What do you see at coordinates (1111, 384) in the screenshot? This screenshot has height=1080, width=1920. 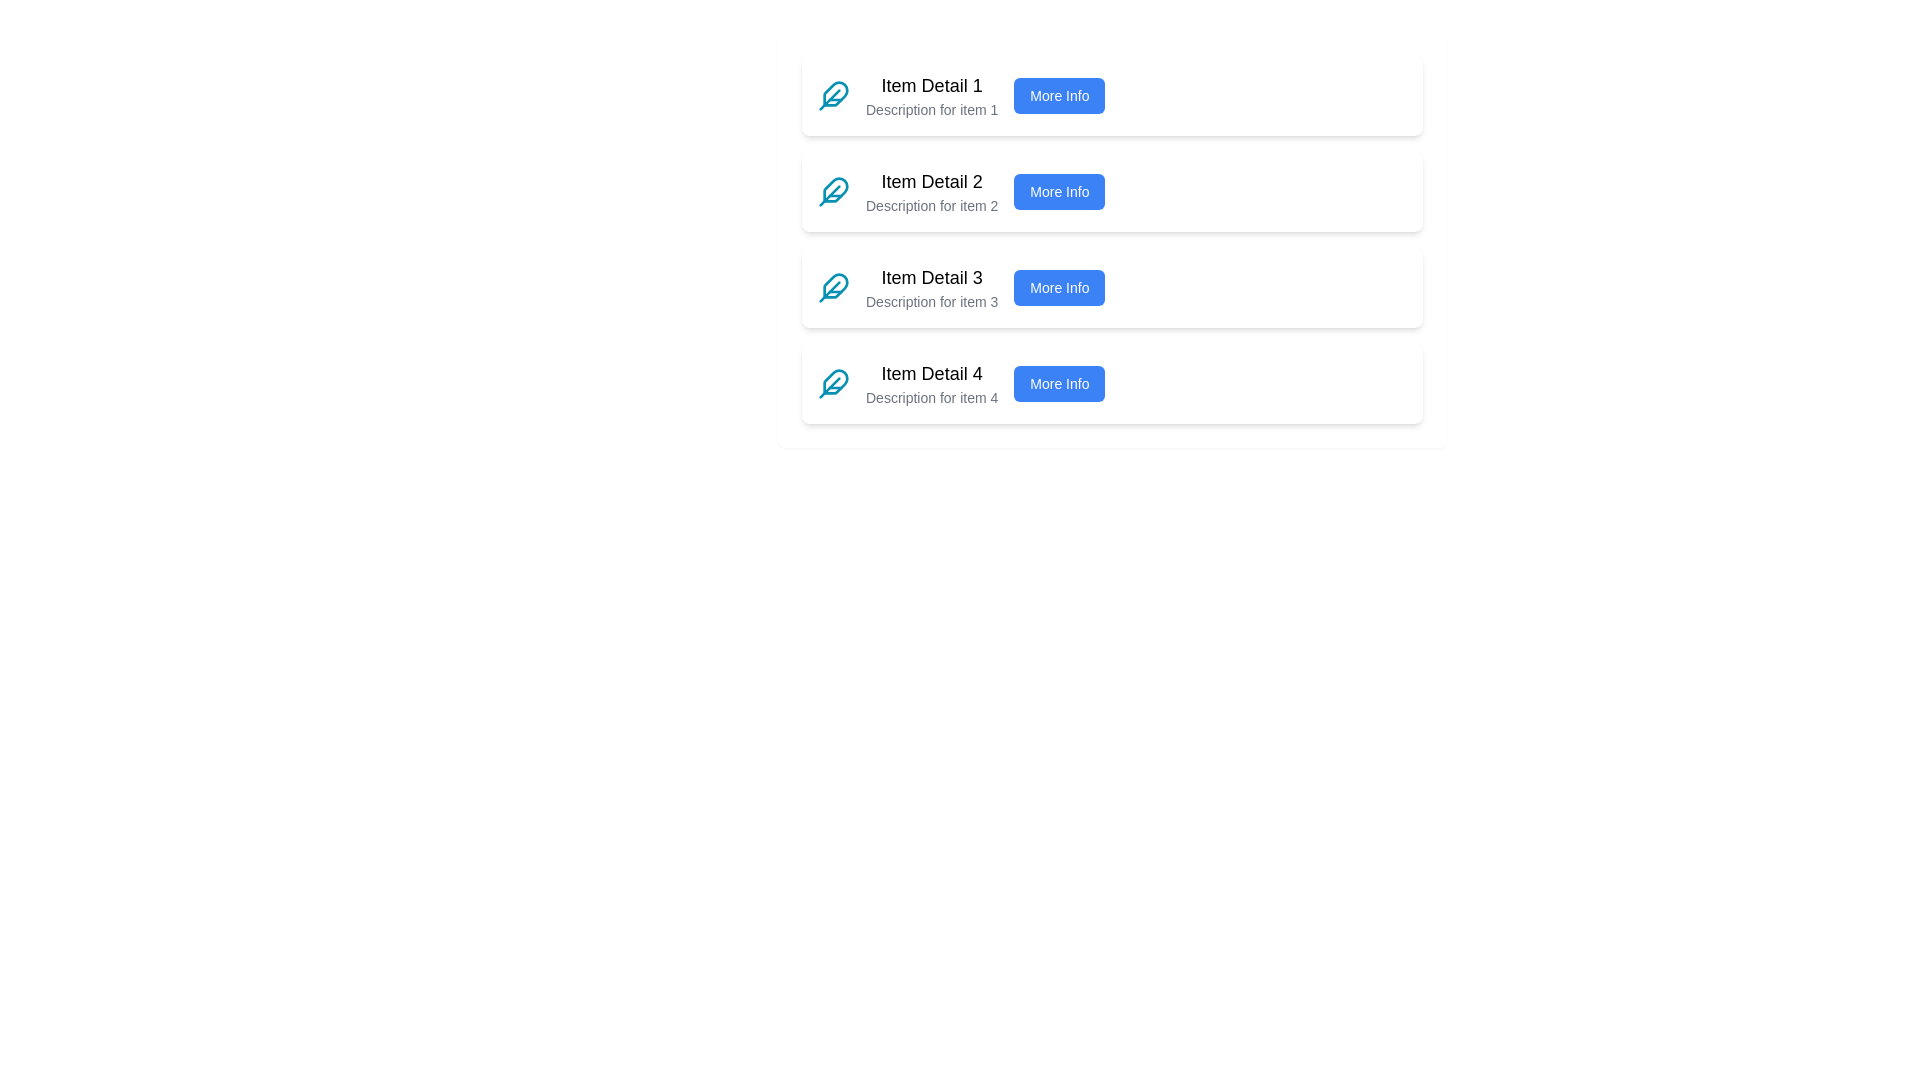 I see `the 'More Info' button on the Information Card for 'Item Detail 4', which is the fourth card in a vertical list within a light blue panel located at the bottom section of the interface` at bounding box center [1111, 384].